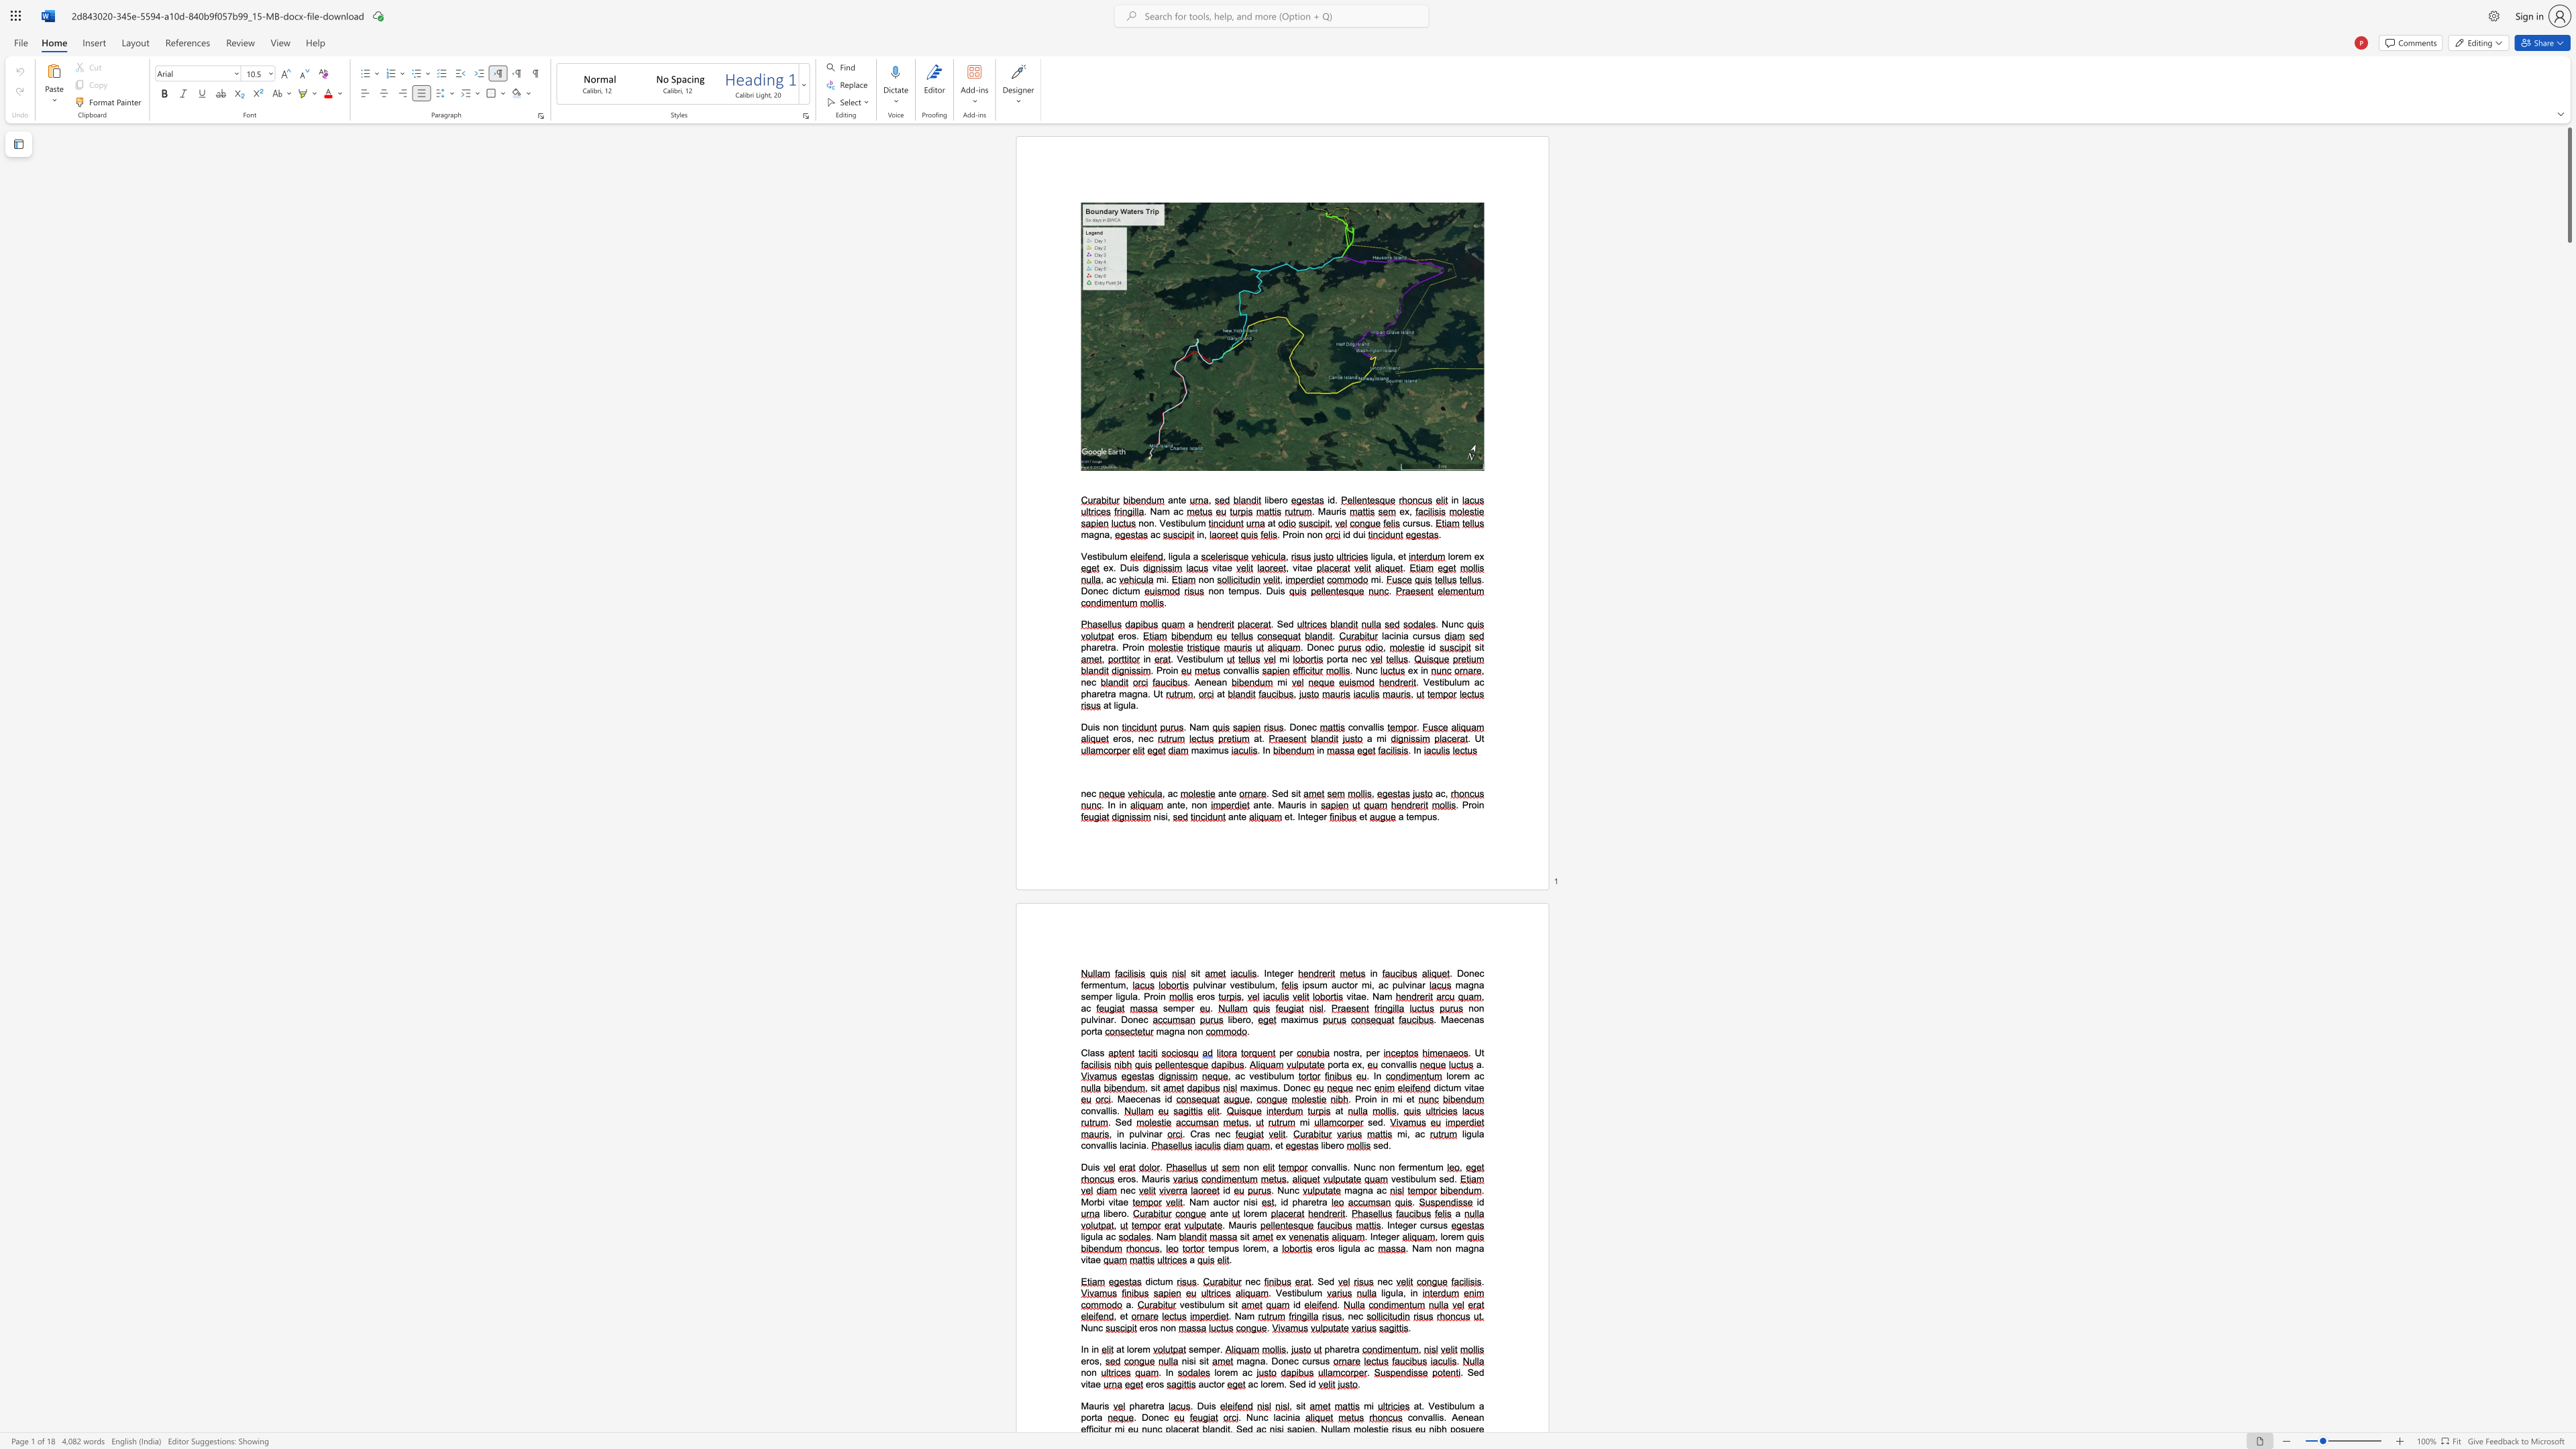  Describe the element at coordinates (1241, 985) in the screenshot. I see `the 1th character "s" in the text` at that location.